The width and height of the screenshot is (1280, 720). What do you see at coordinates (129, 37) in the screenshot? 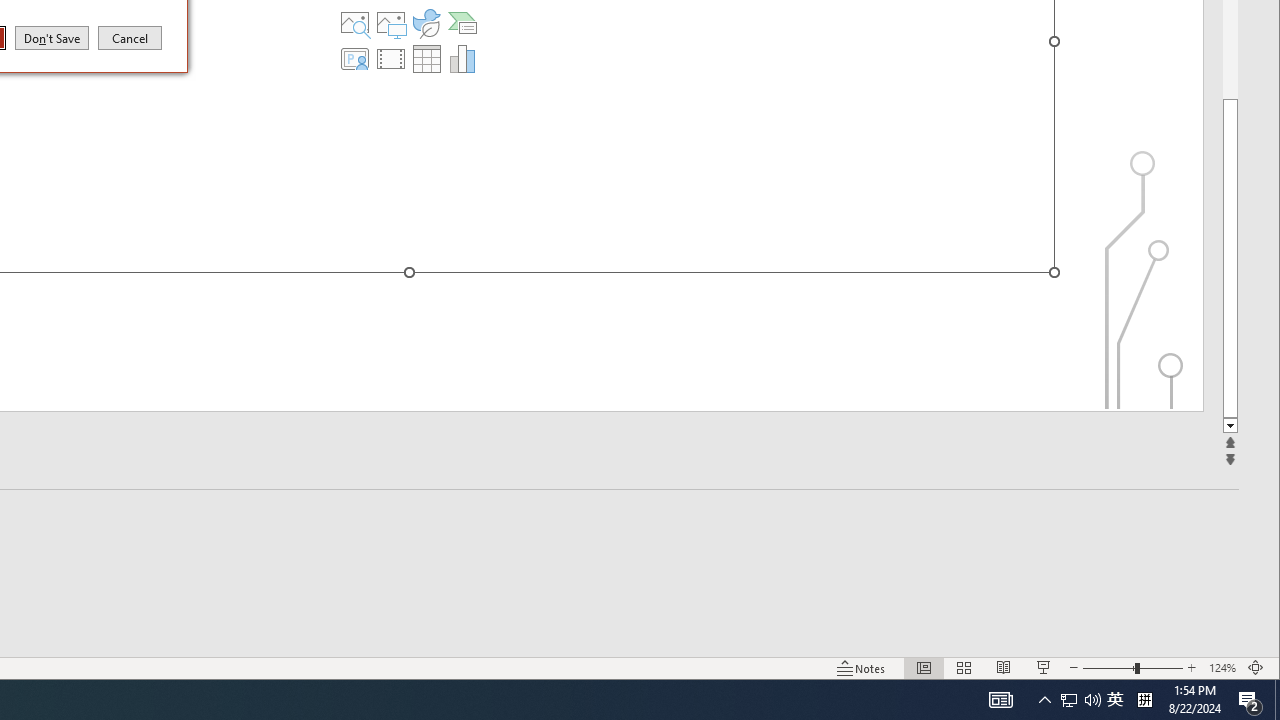
I see `'Cancel'` at bounding box center [129, 37].